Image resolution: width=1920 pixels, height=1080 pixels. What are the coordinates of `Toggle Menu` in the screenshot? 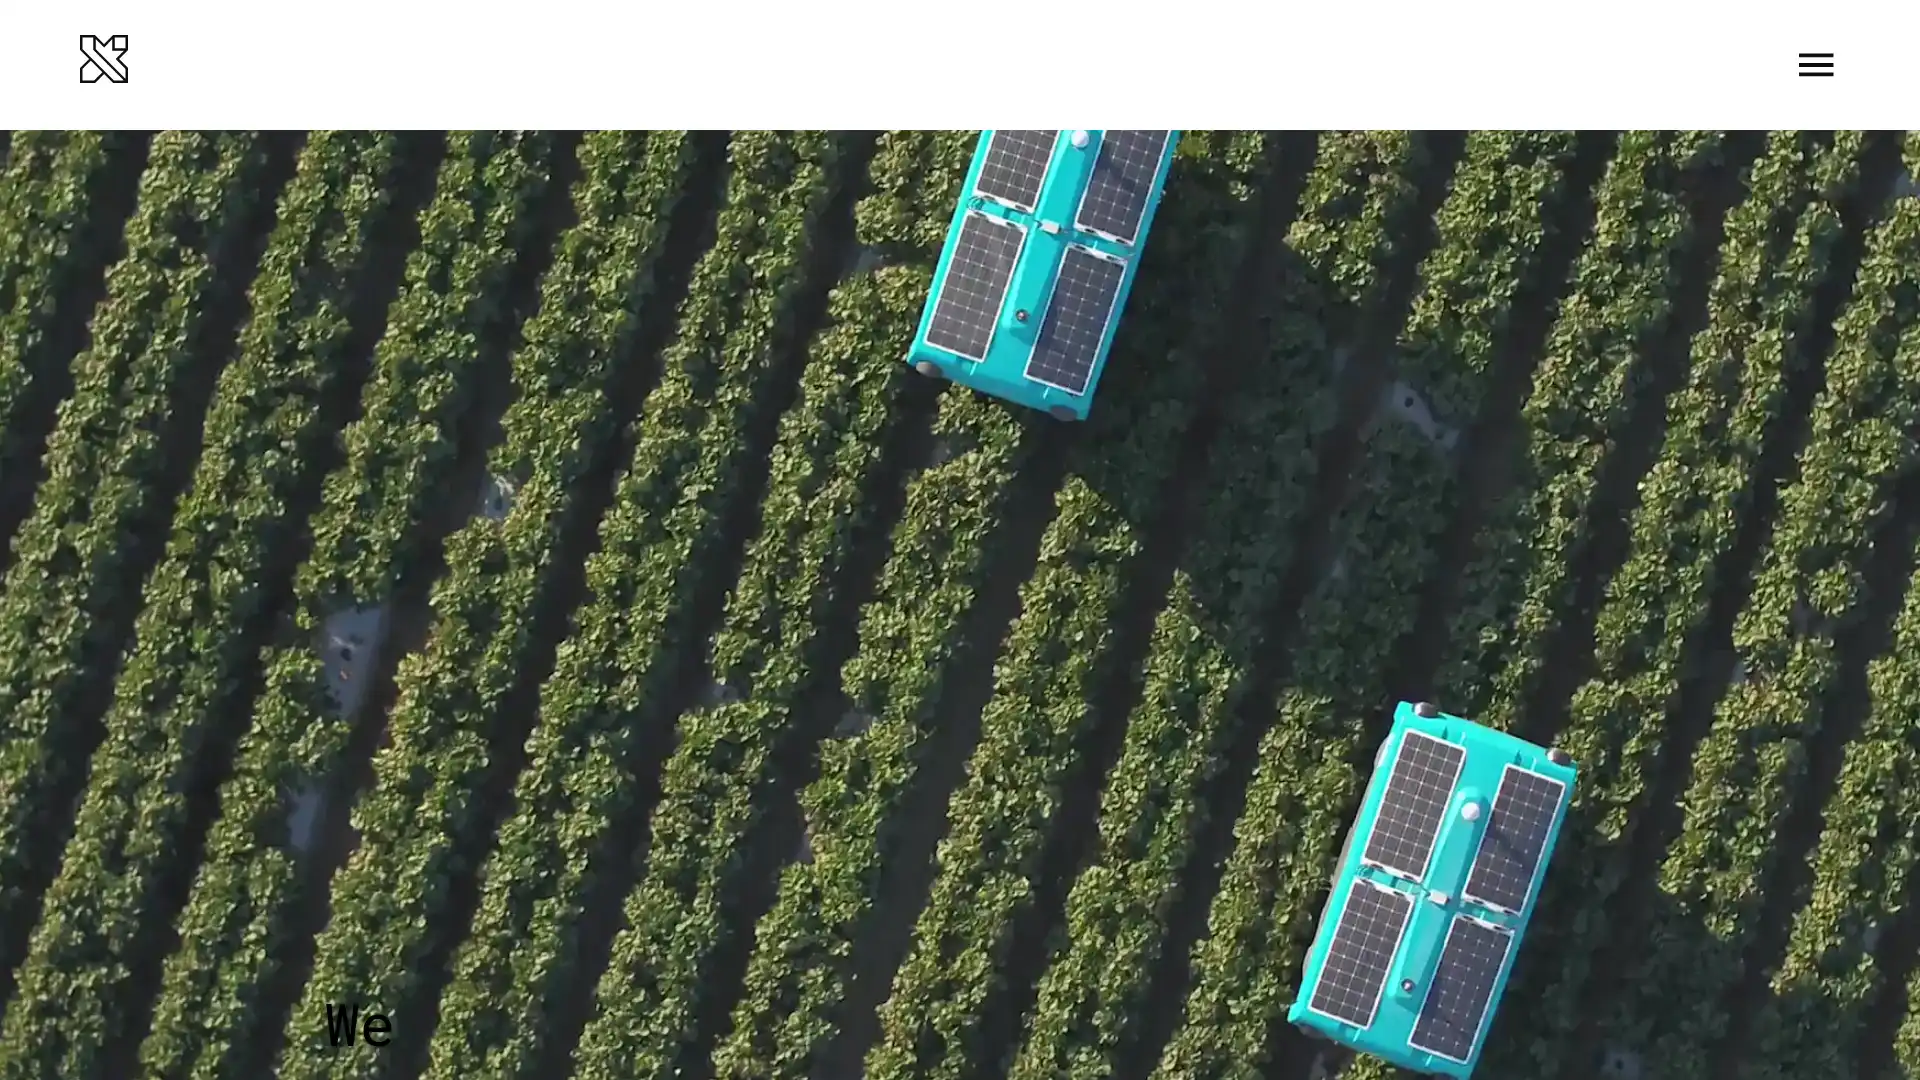 It's located at (1815, 64).